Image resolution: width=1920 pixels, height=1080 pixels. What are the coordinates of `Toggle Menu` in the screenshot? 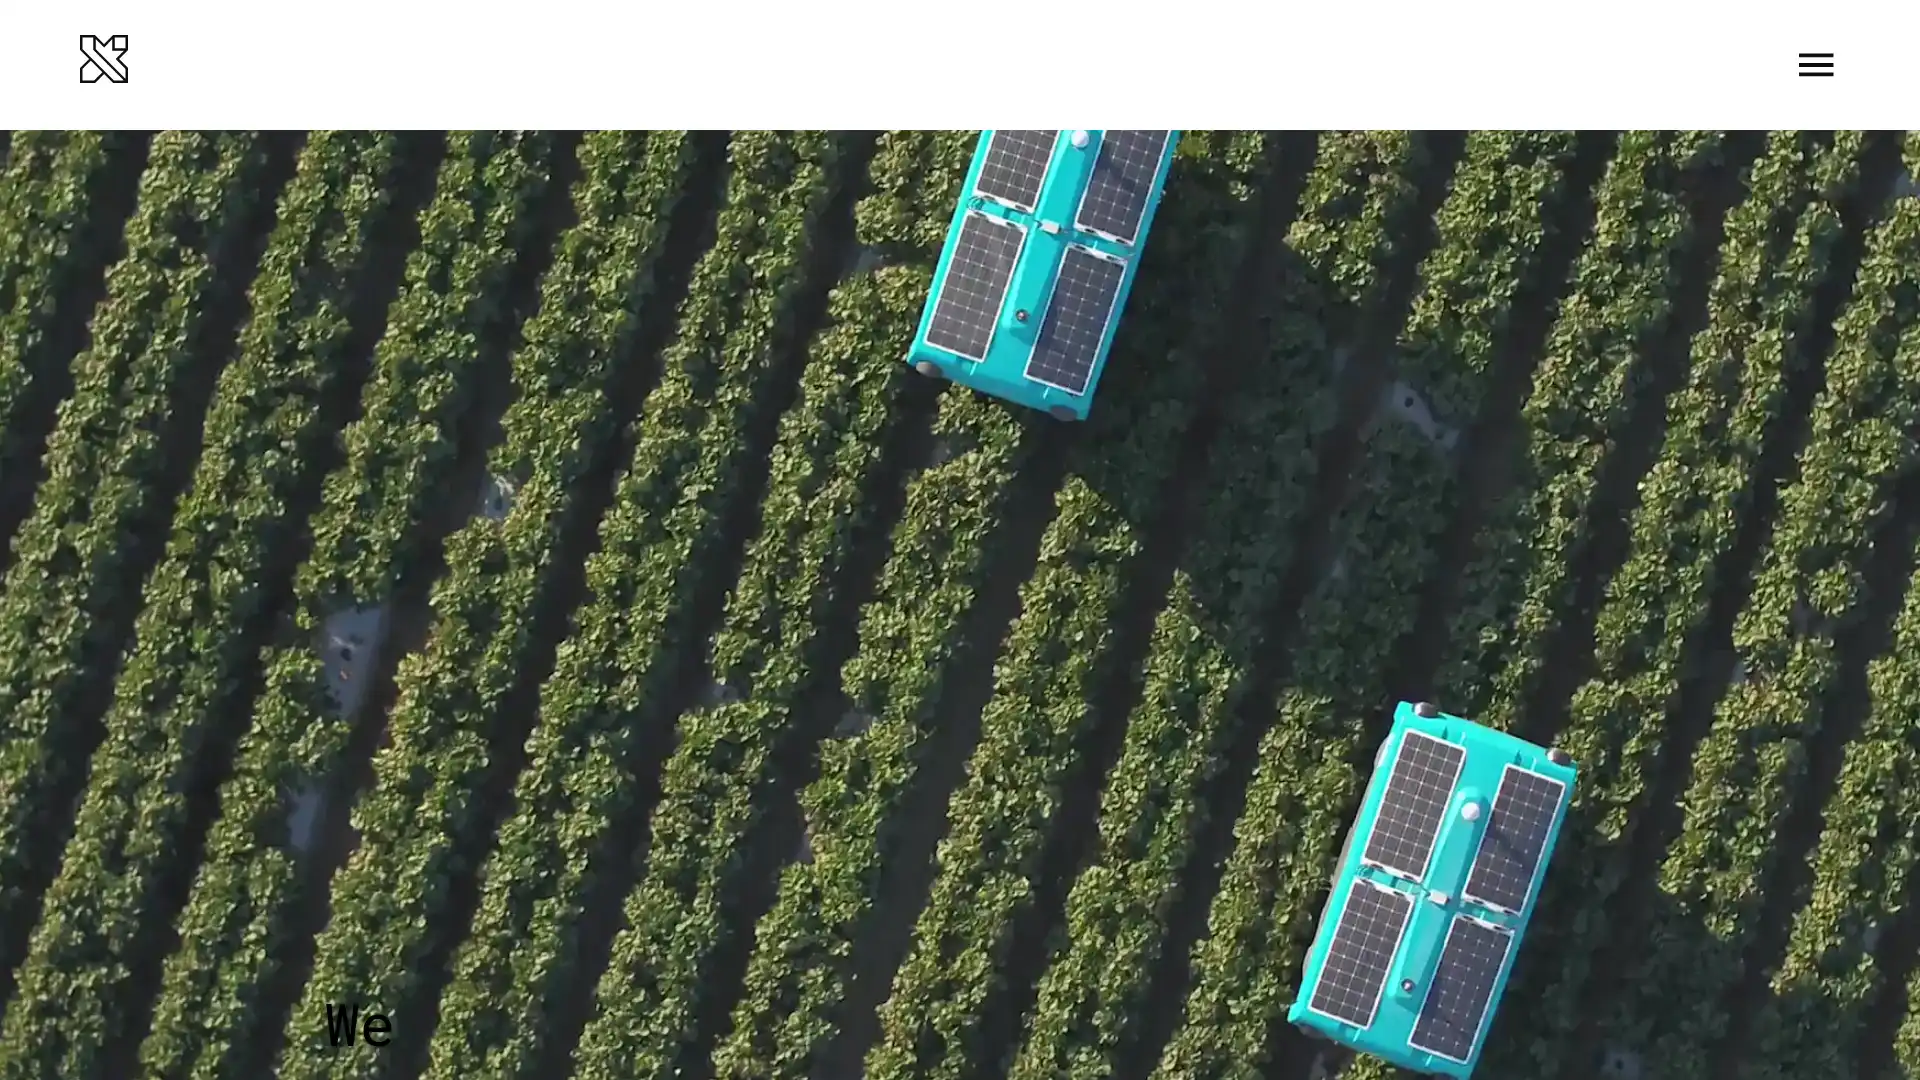 It's located at (1815, 64).